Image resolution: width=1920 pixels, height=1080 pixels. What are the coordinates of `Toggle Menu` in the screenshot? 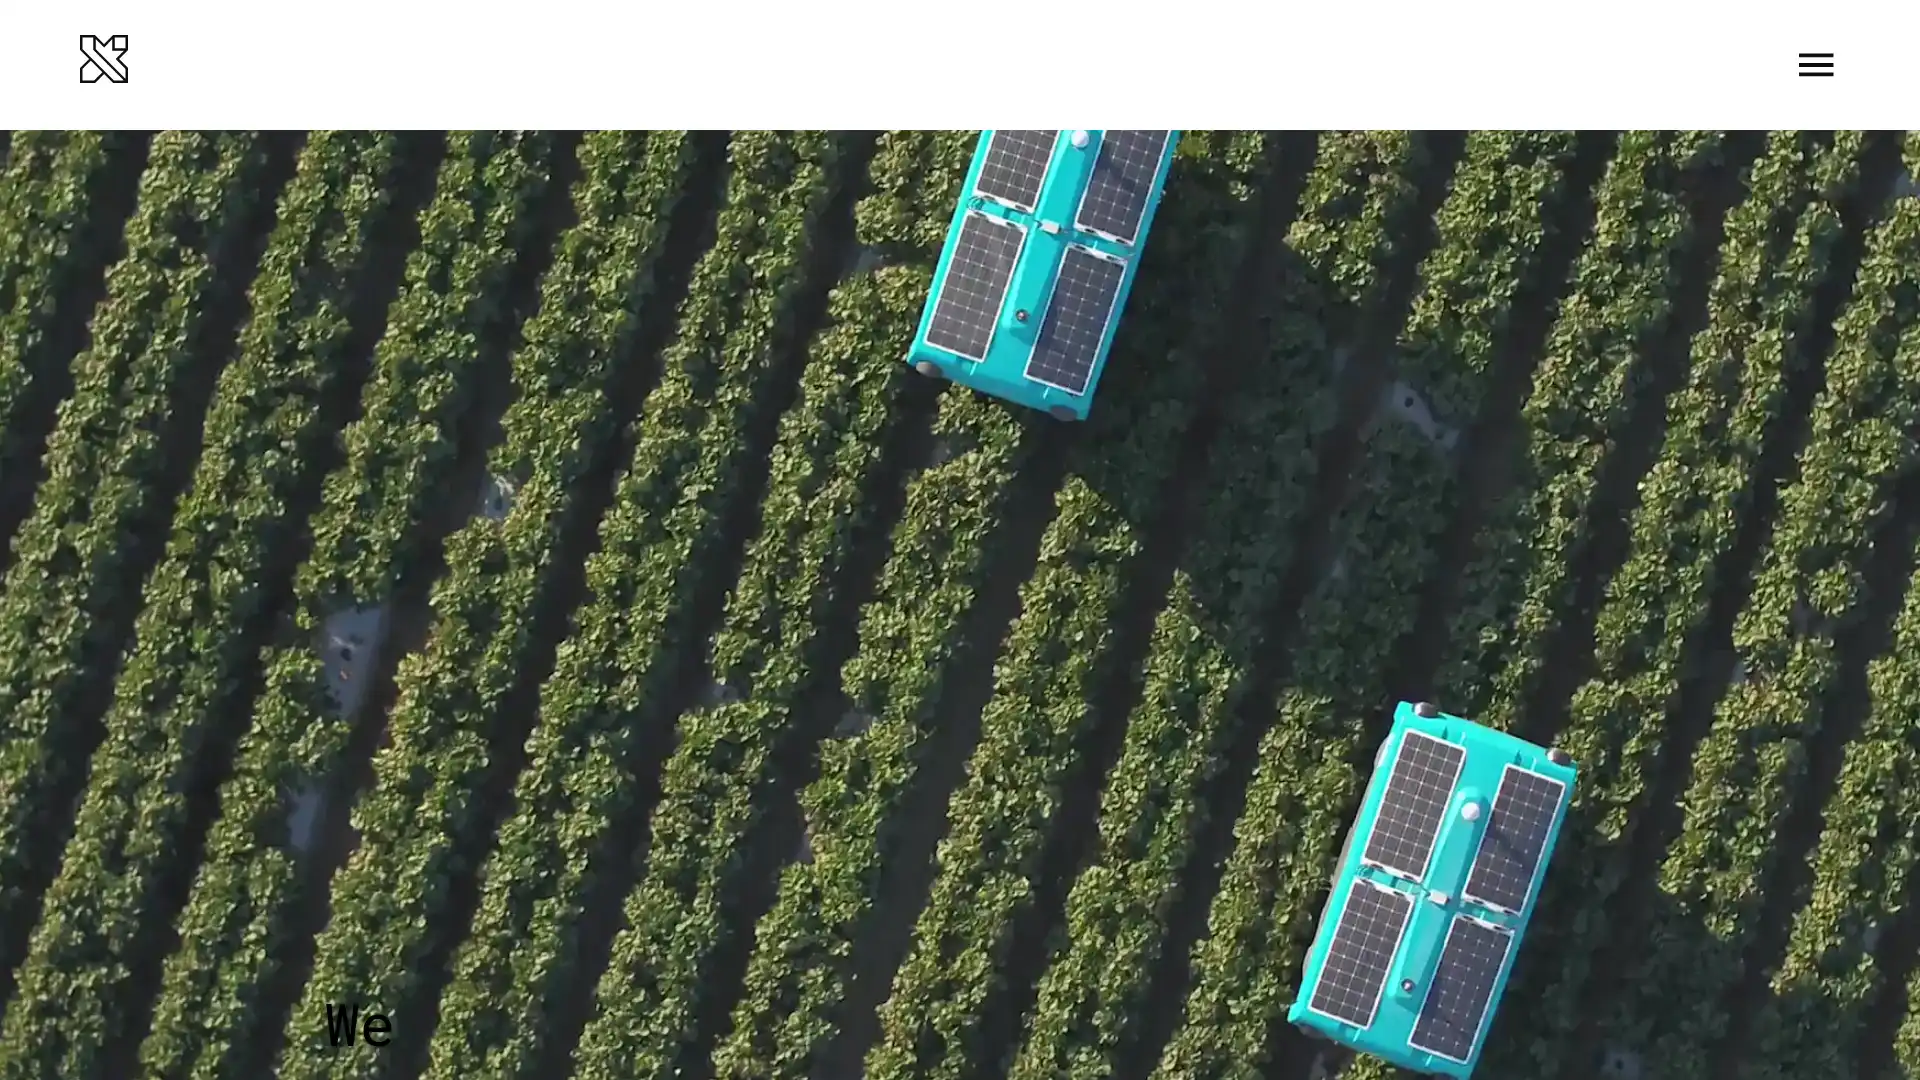 It's located at (1815, 64).